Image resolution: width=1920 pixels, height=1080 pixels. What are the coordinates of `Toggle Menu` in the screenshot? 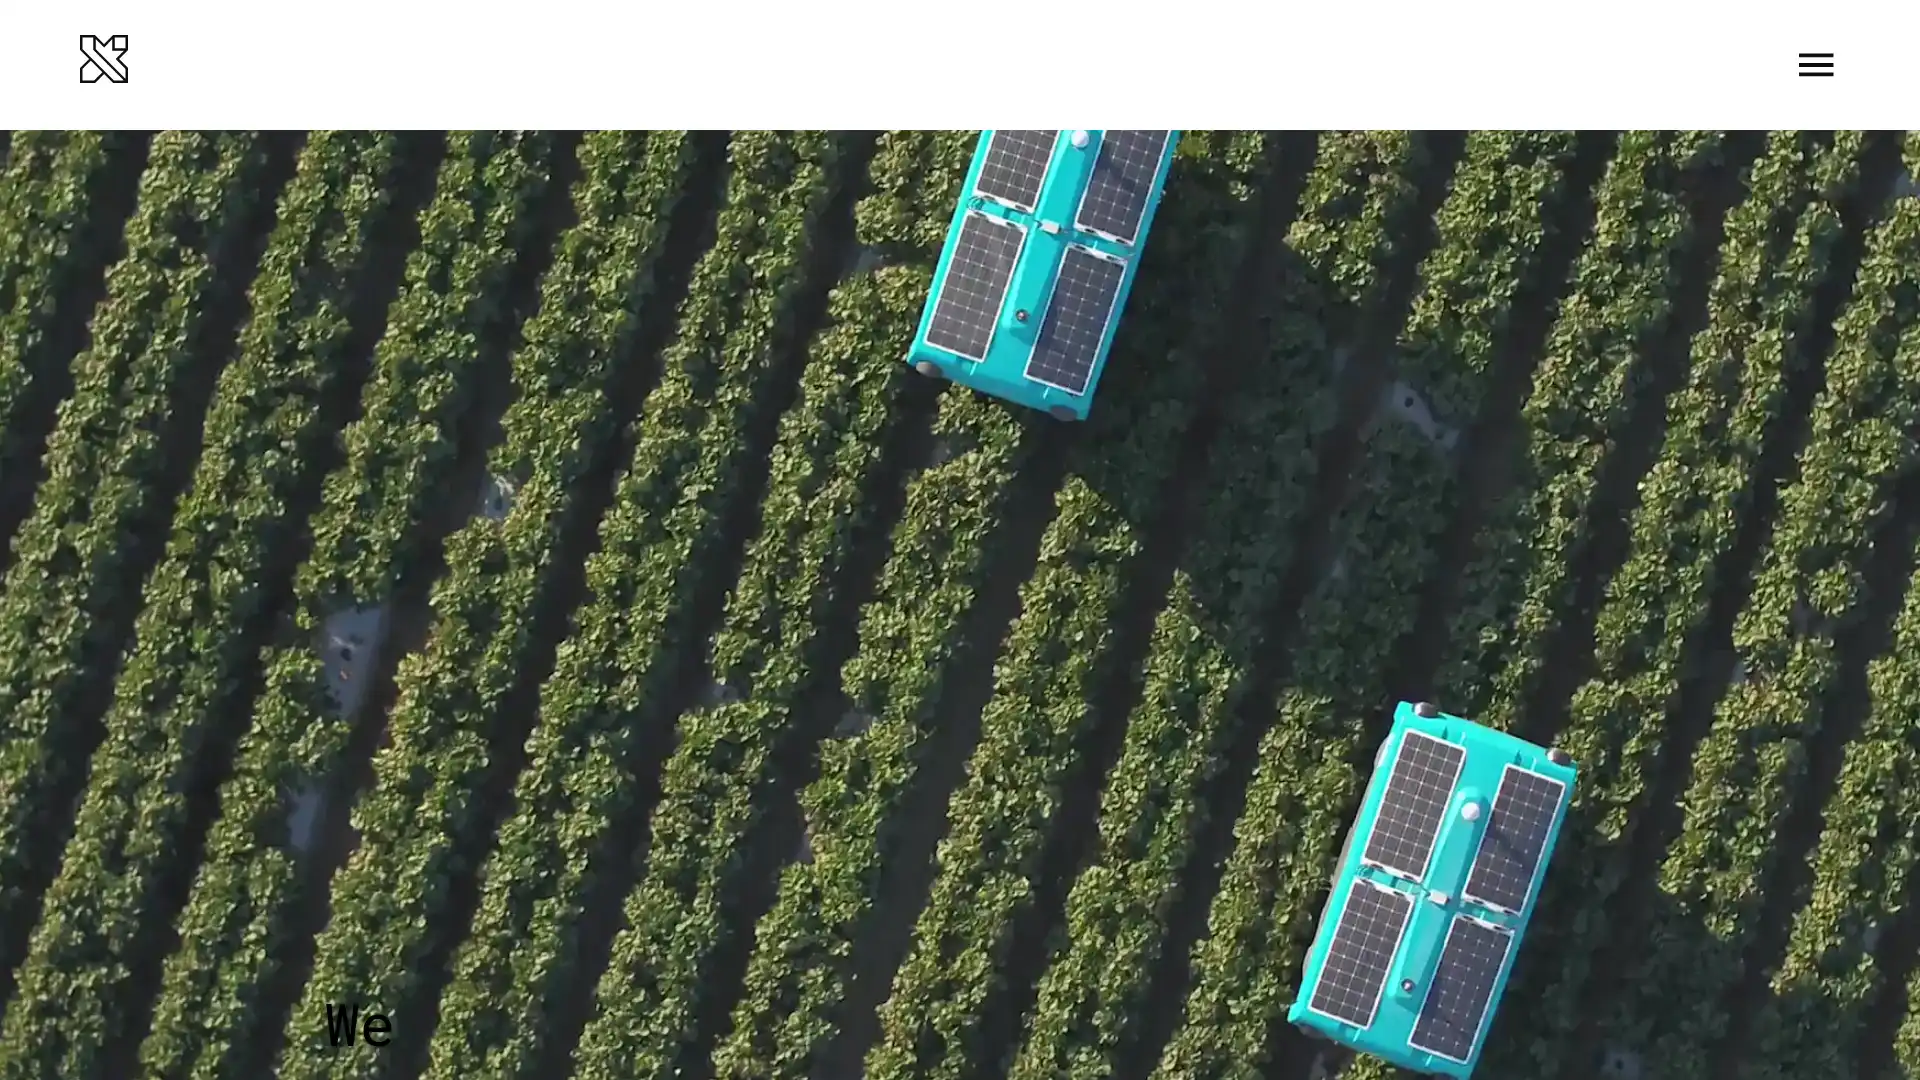 It's located at (1815, 64).